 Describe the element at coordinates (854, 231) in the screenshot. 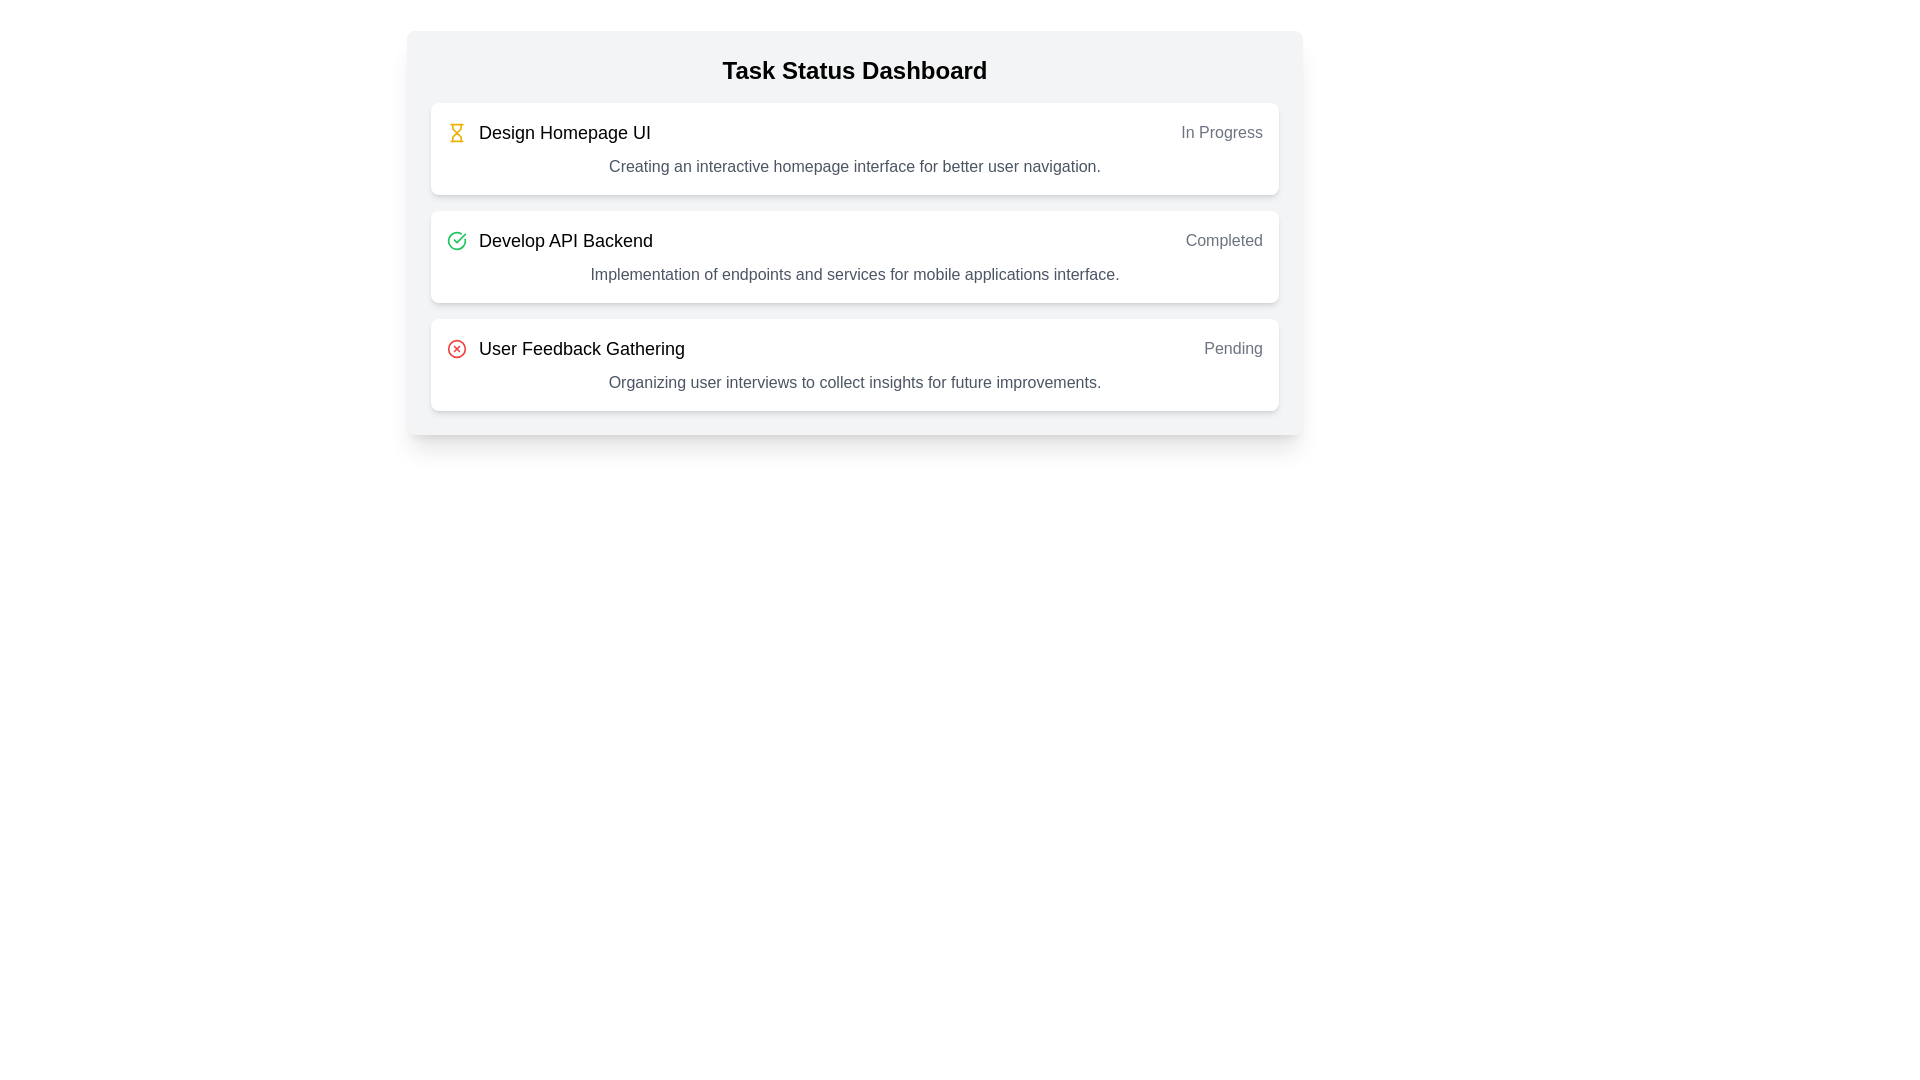

I see `the dashboard section that contains multiple information cards, providing an overview of three tasks with titles, statuses, and descriptions` at that location.